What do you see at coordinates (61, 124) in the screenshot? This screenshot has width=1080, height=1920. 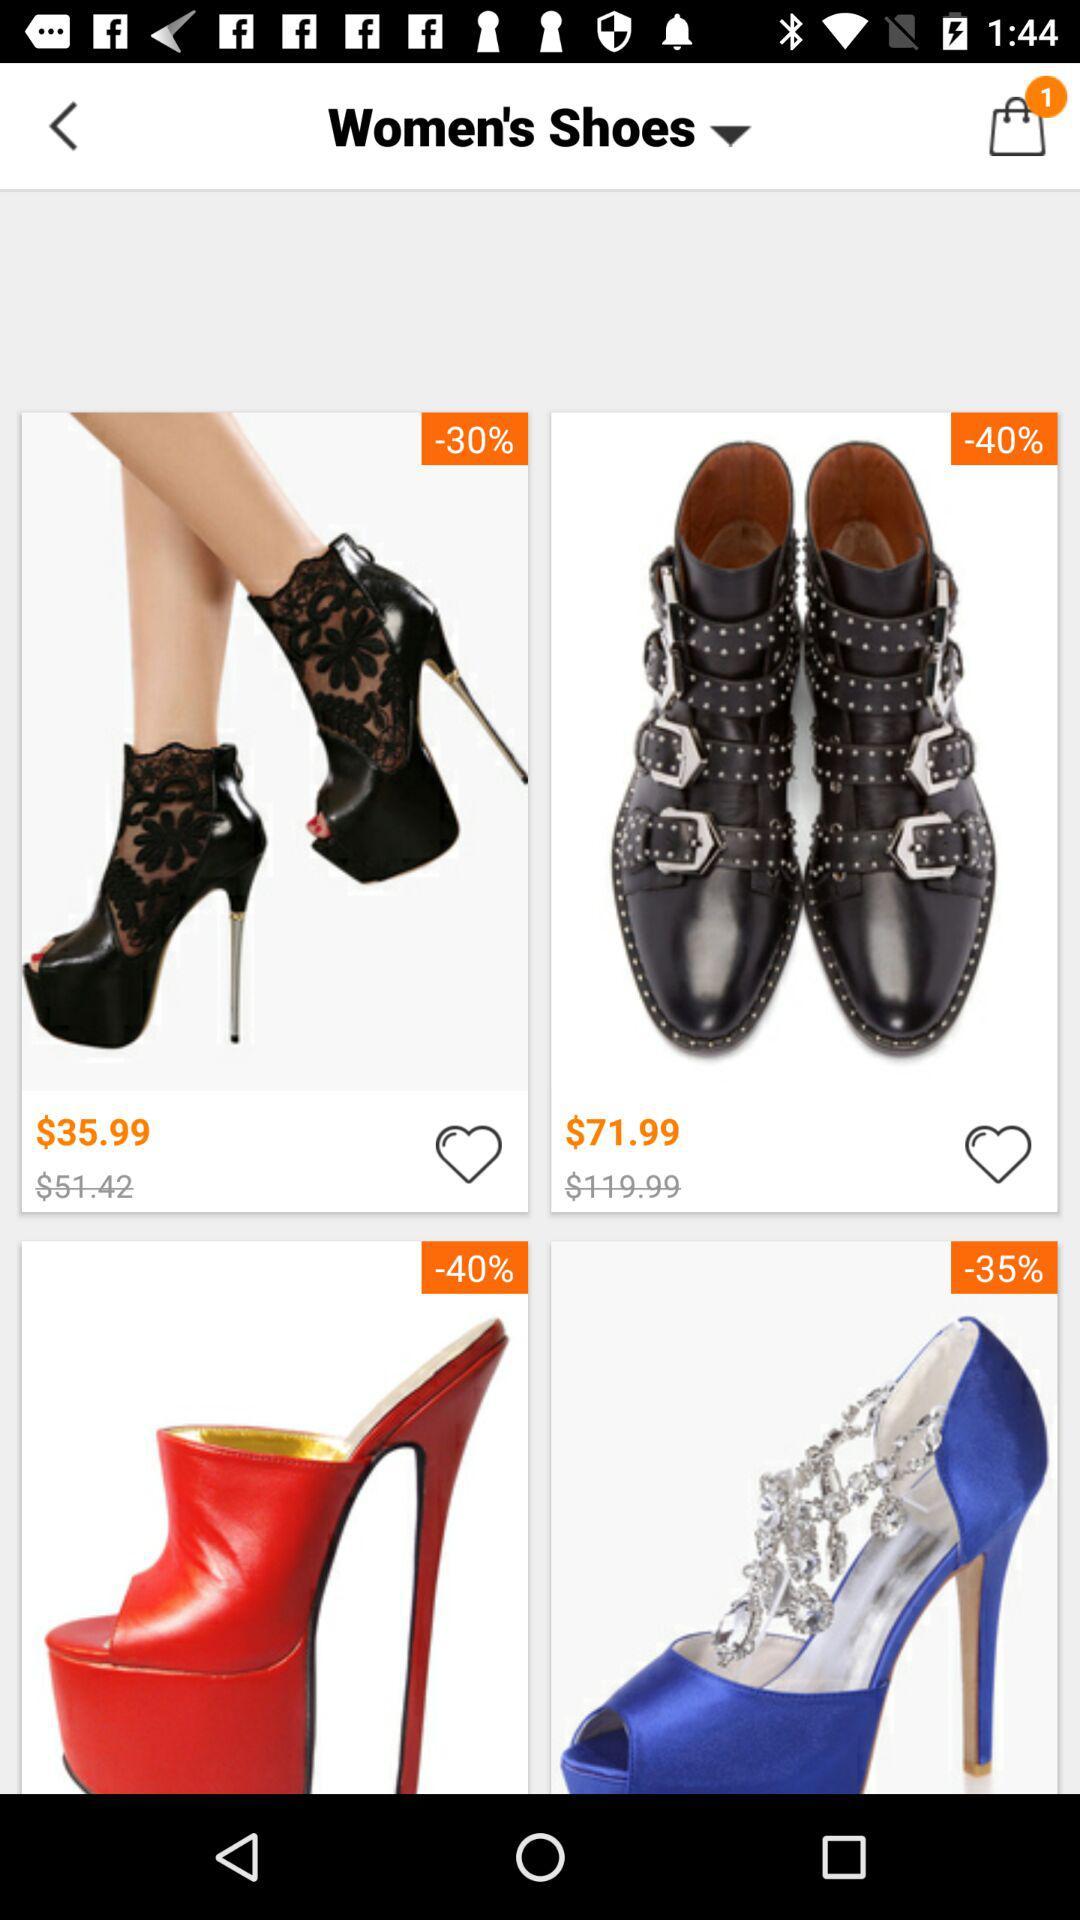 I see `the button to the left of women's shoes icon` at bounding box center [61, 124].